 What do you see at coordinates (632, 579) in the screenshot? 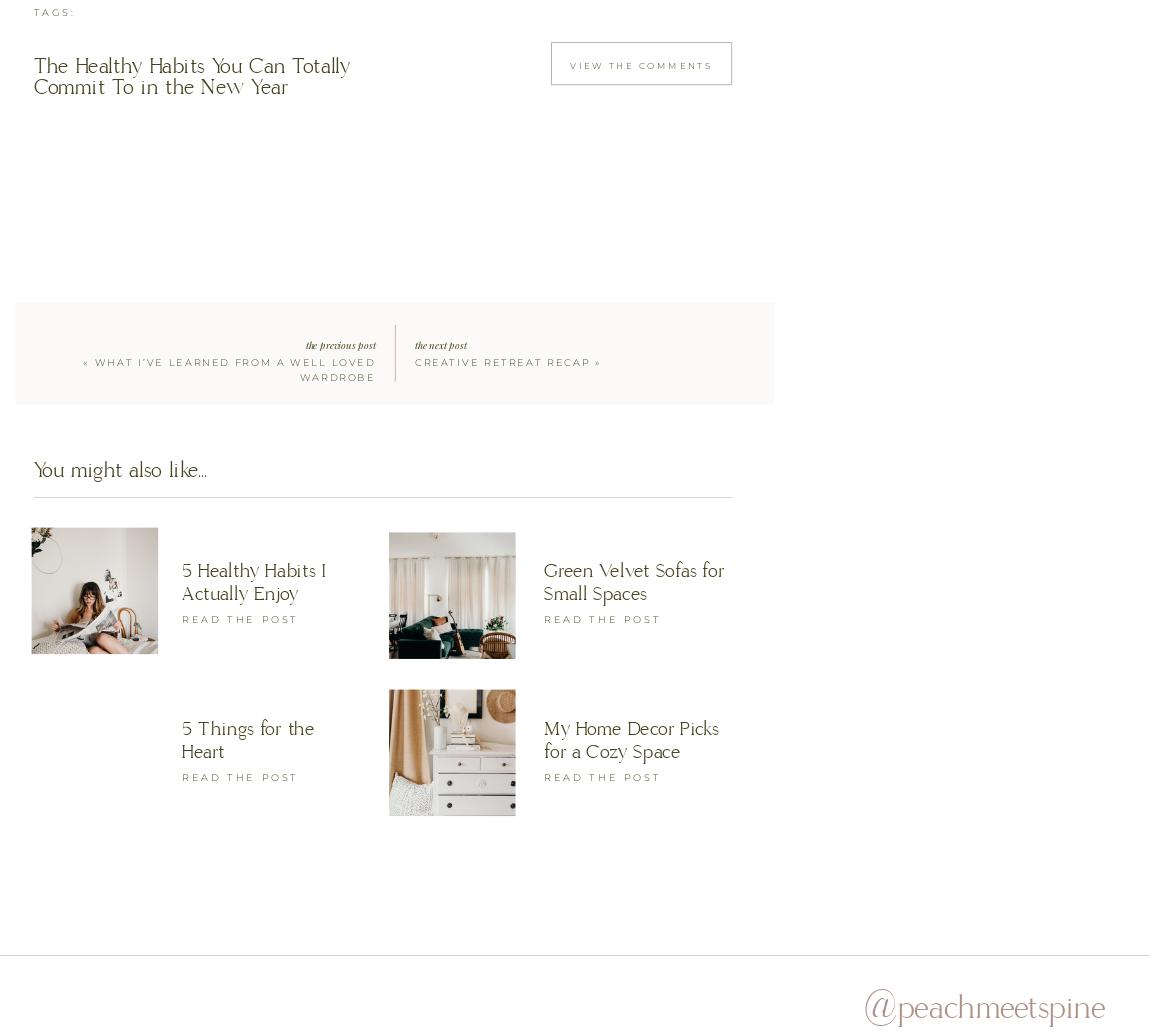
I see `'Green Velvet Sofas for Small Spaces'` at bounding box center [632, 579].